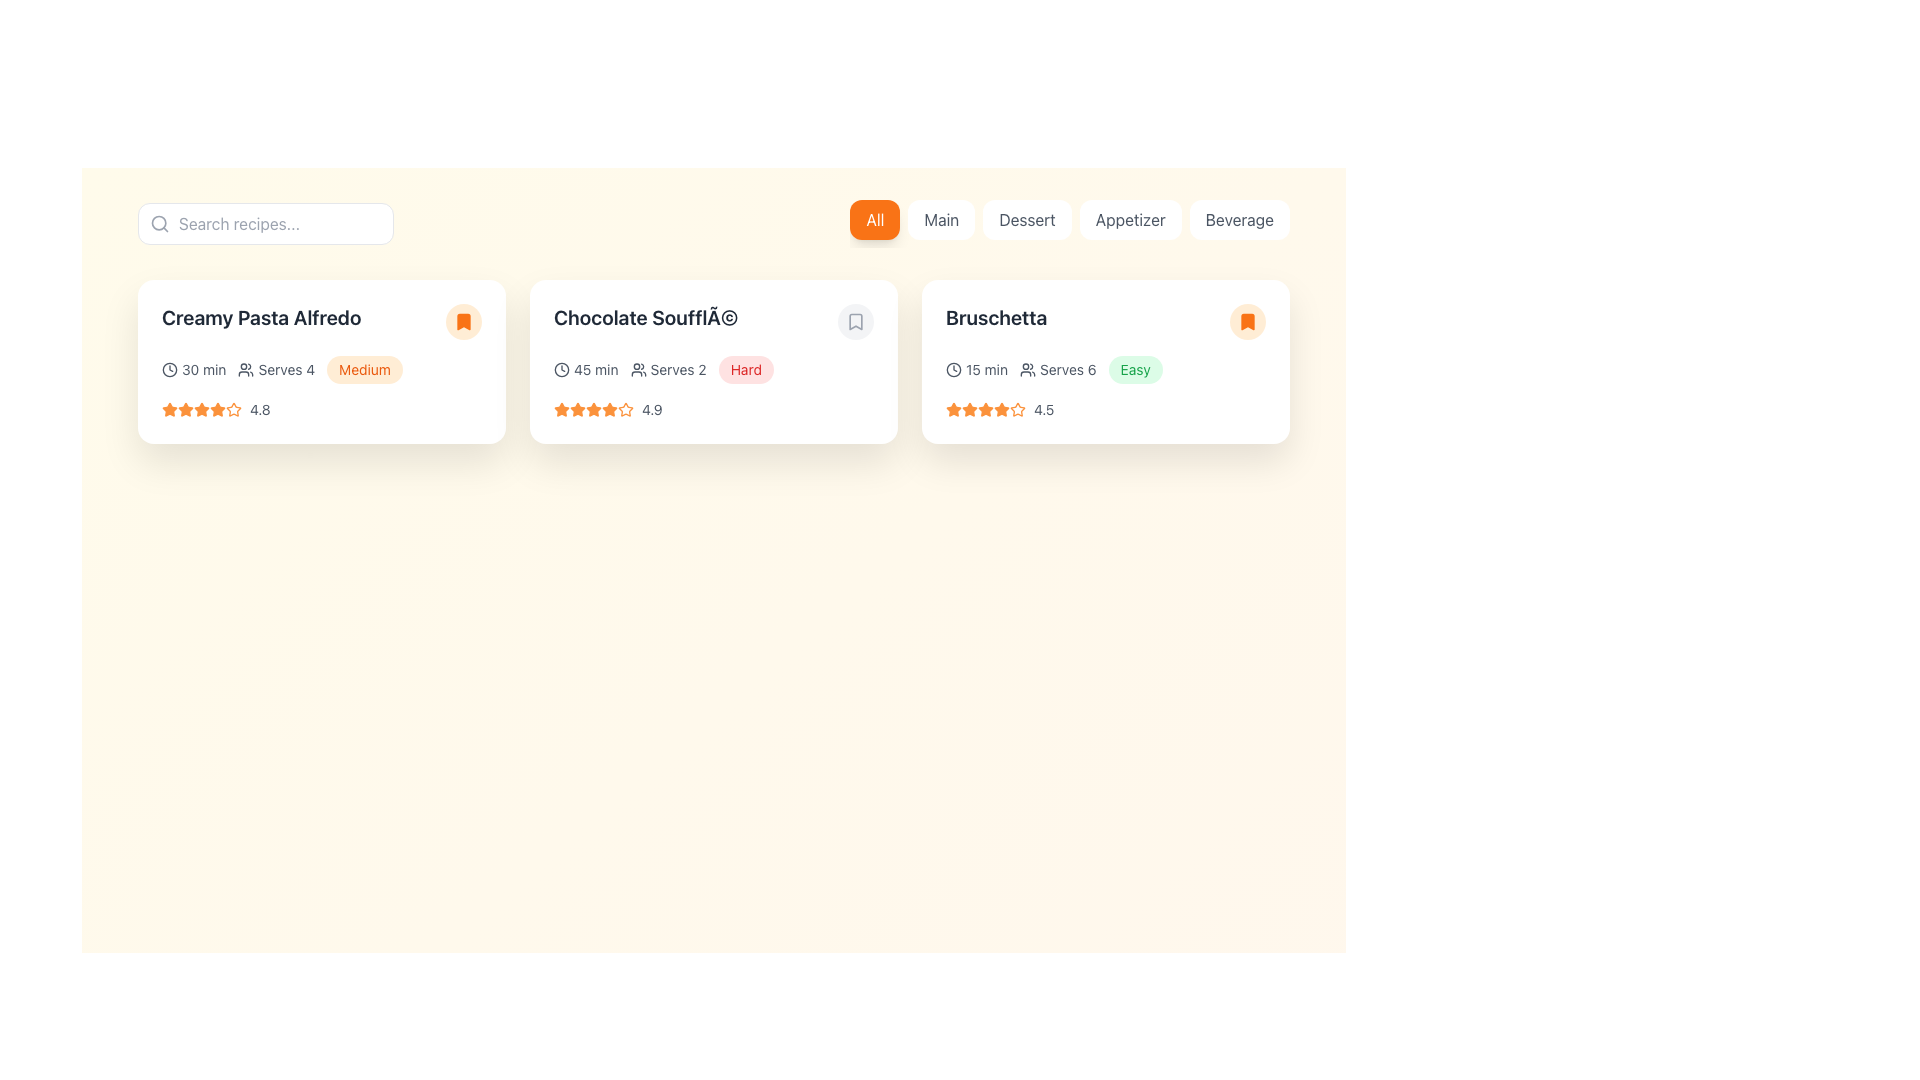 Image resolution: width=1920 pixels, height=1080 pixels. I want to click on the fifth star icon in the rating section of the 'Chocolate Soufflé' card to rate the item, so click(593, 408).